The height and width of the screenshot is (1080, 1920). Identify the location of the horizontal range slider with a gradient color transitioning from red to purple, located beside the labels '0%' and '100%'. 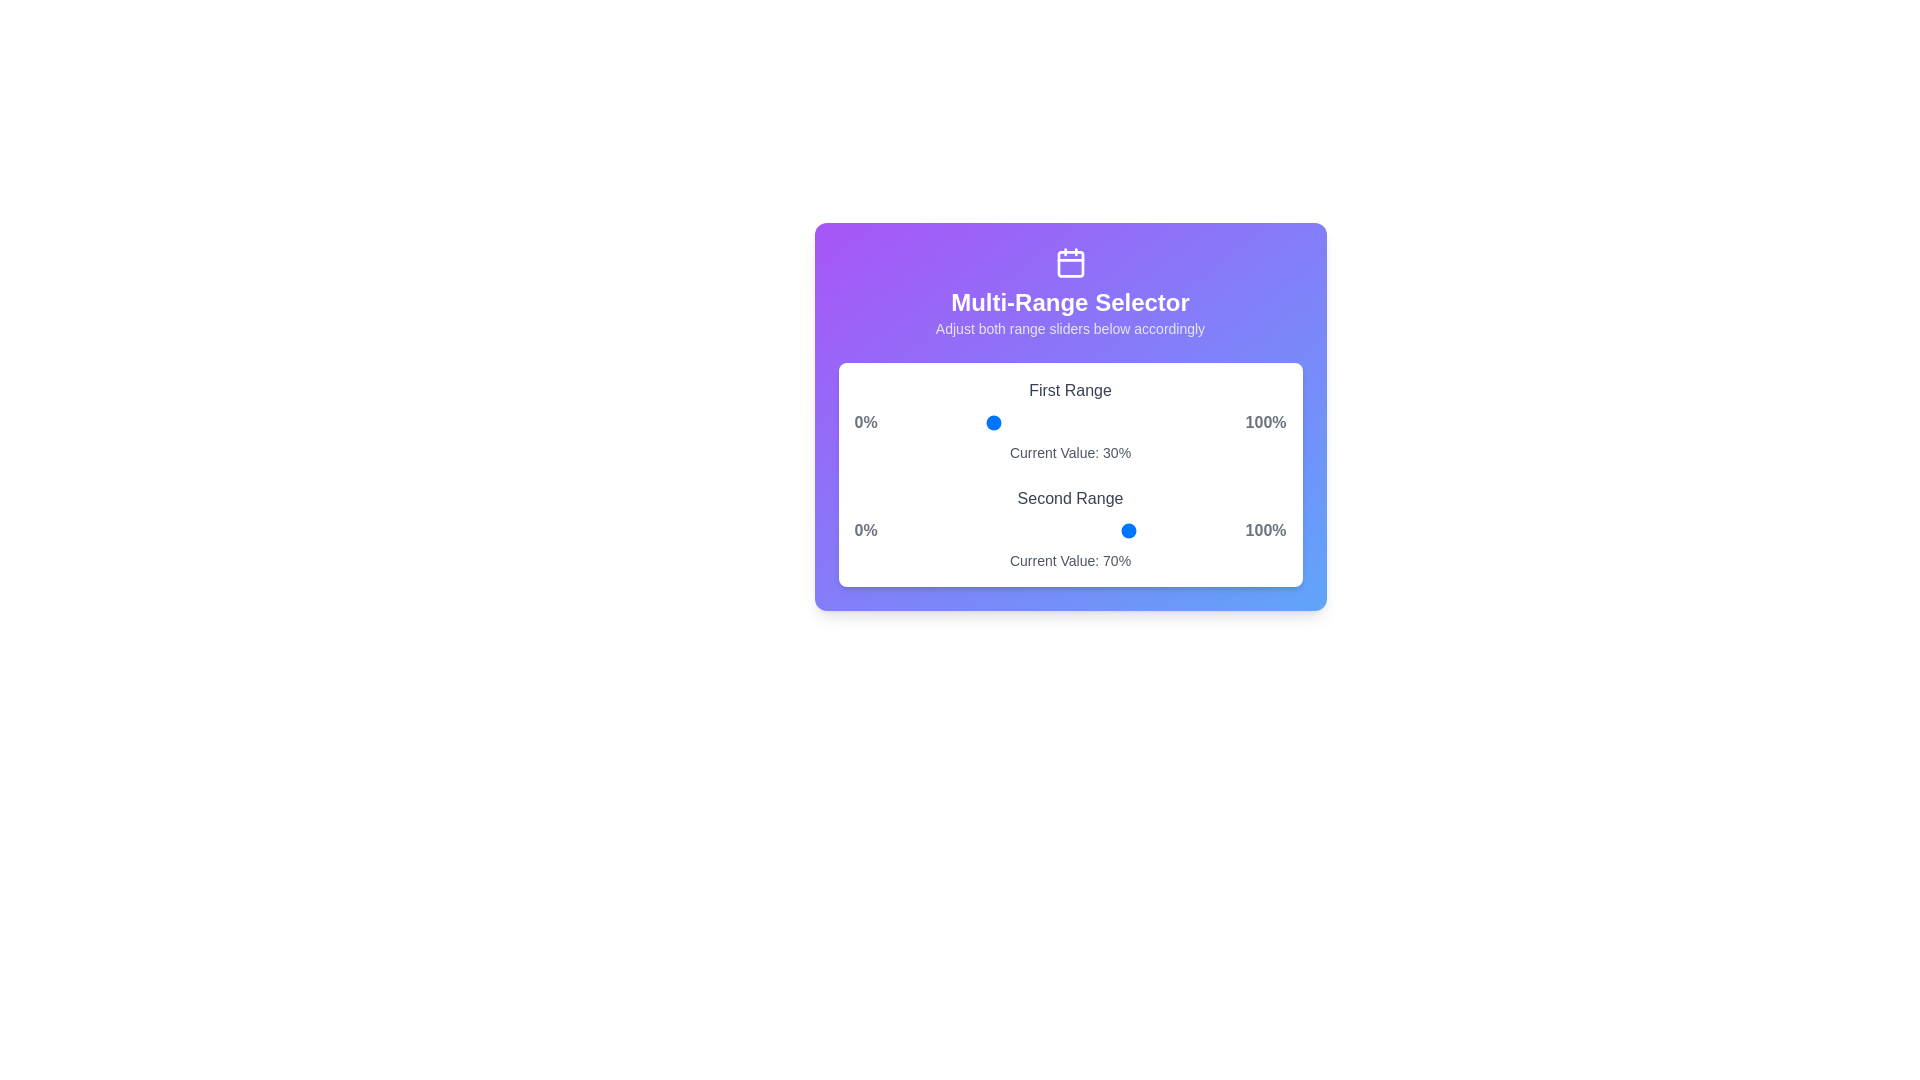
(1060, 530).